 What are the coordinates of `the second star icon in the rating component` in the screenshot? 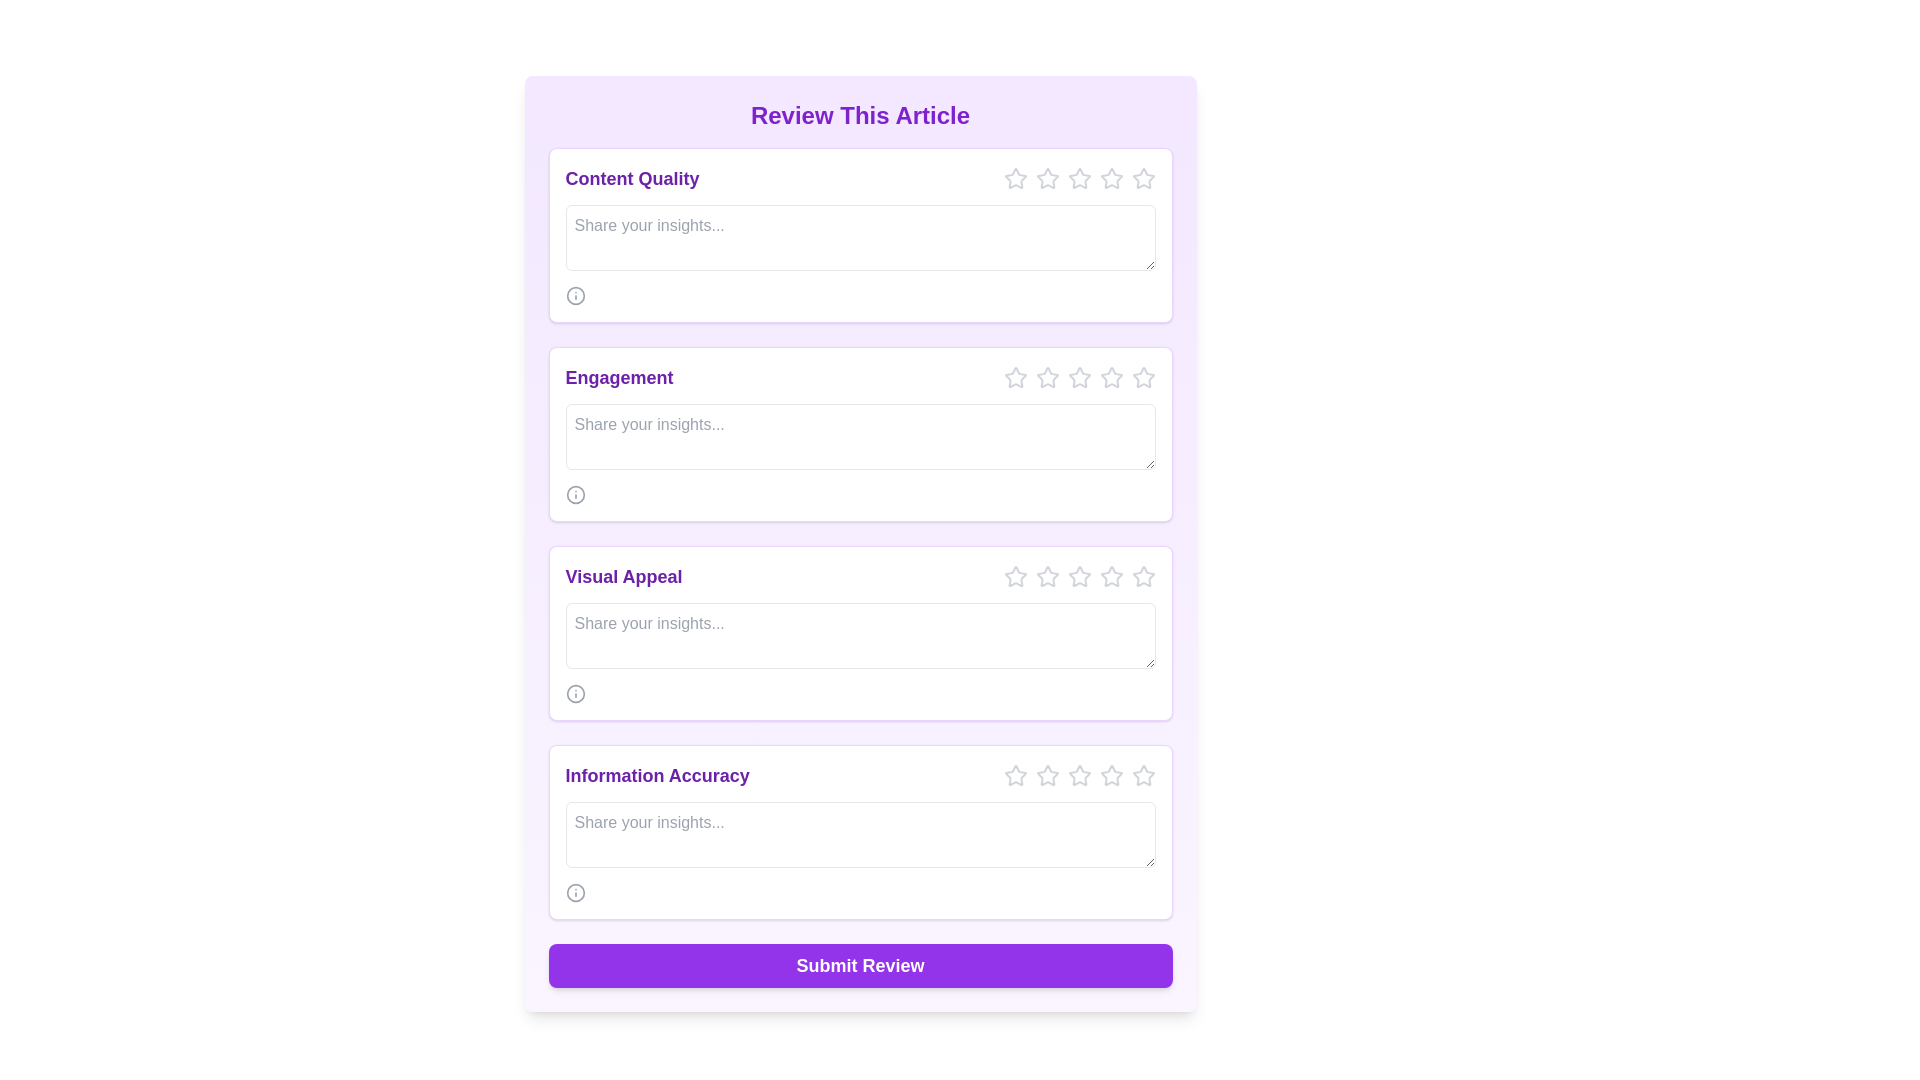 It's located at (1046, 577).